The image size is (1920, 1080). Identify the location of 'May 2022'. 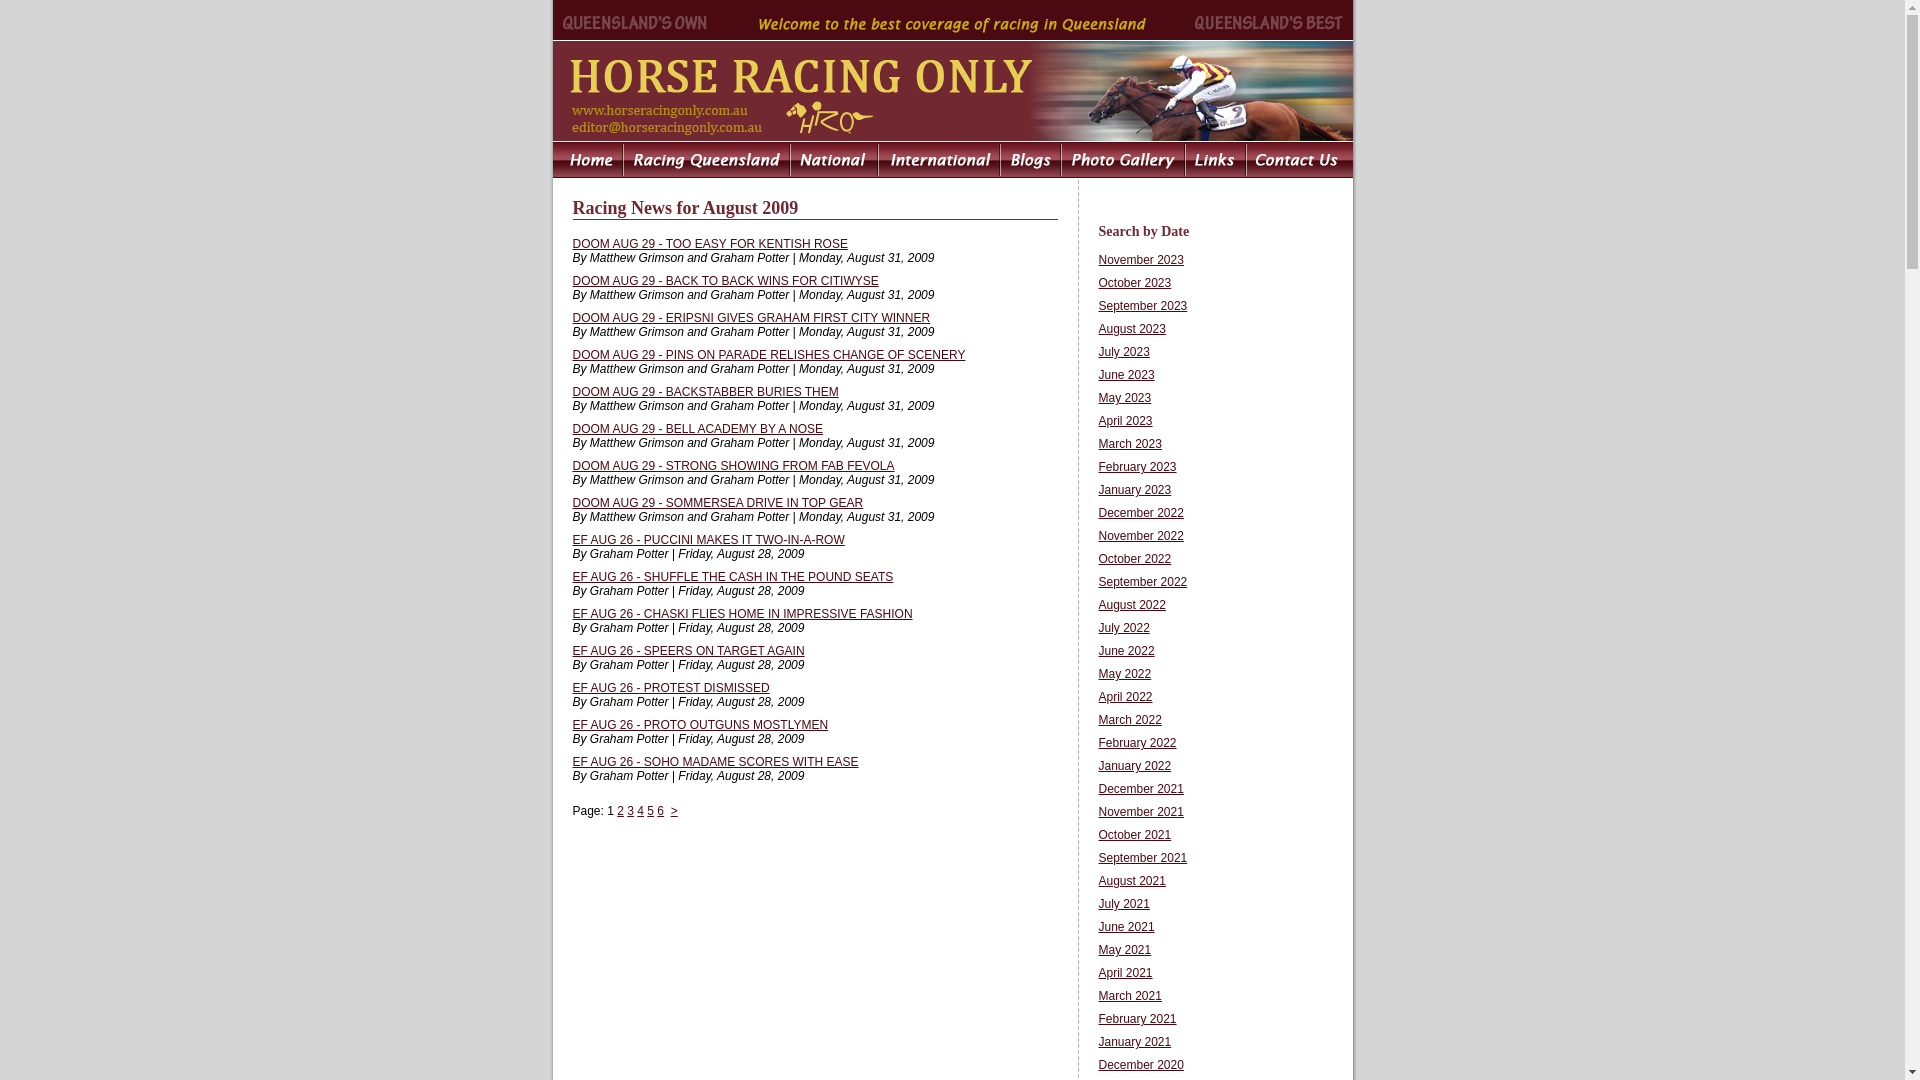
(1124, 674).